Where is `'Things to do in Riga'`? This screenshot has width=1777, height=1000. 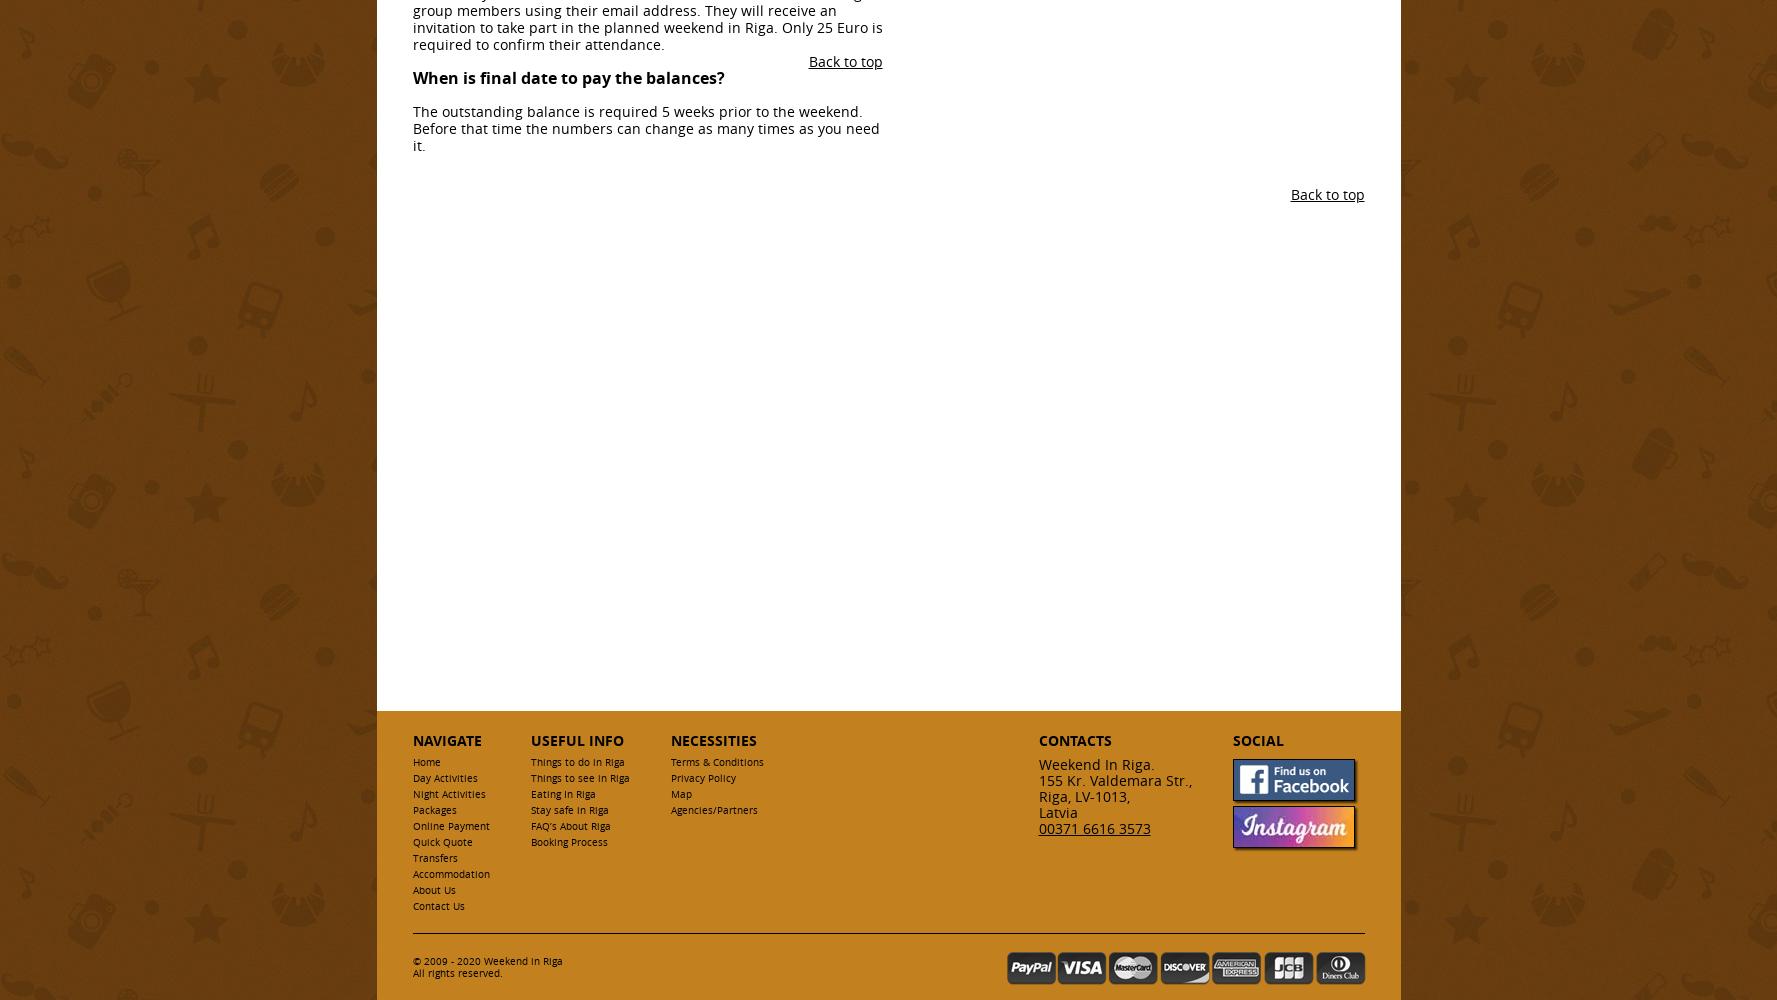 'Things to do in Riga' is located at coordinates (575, 762).